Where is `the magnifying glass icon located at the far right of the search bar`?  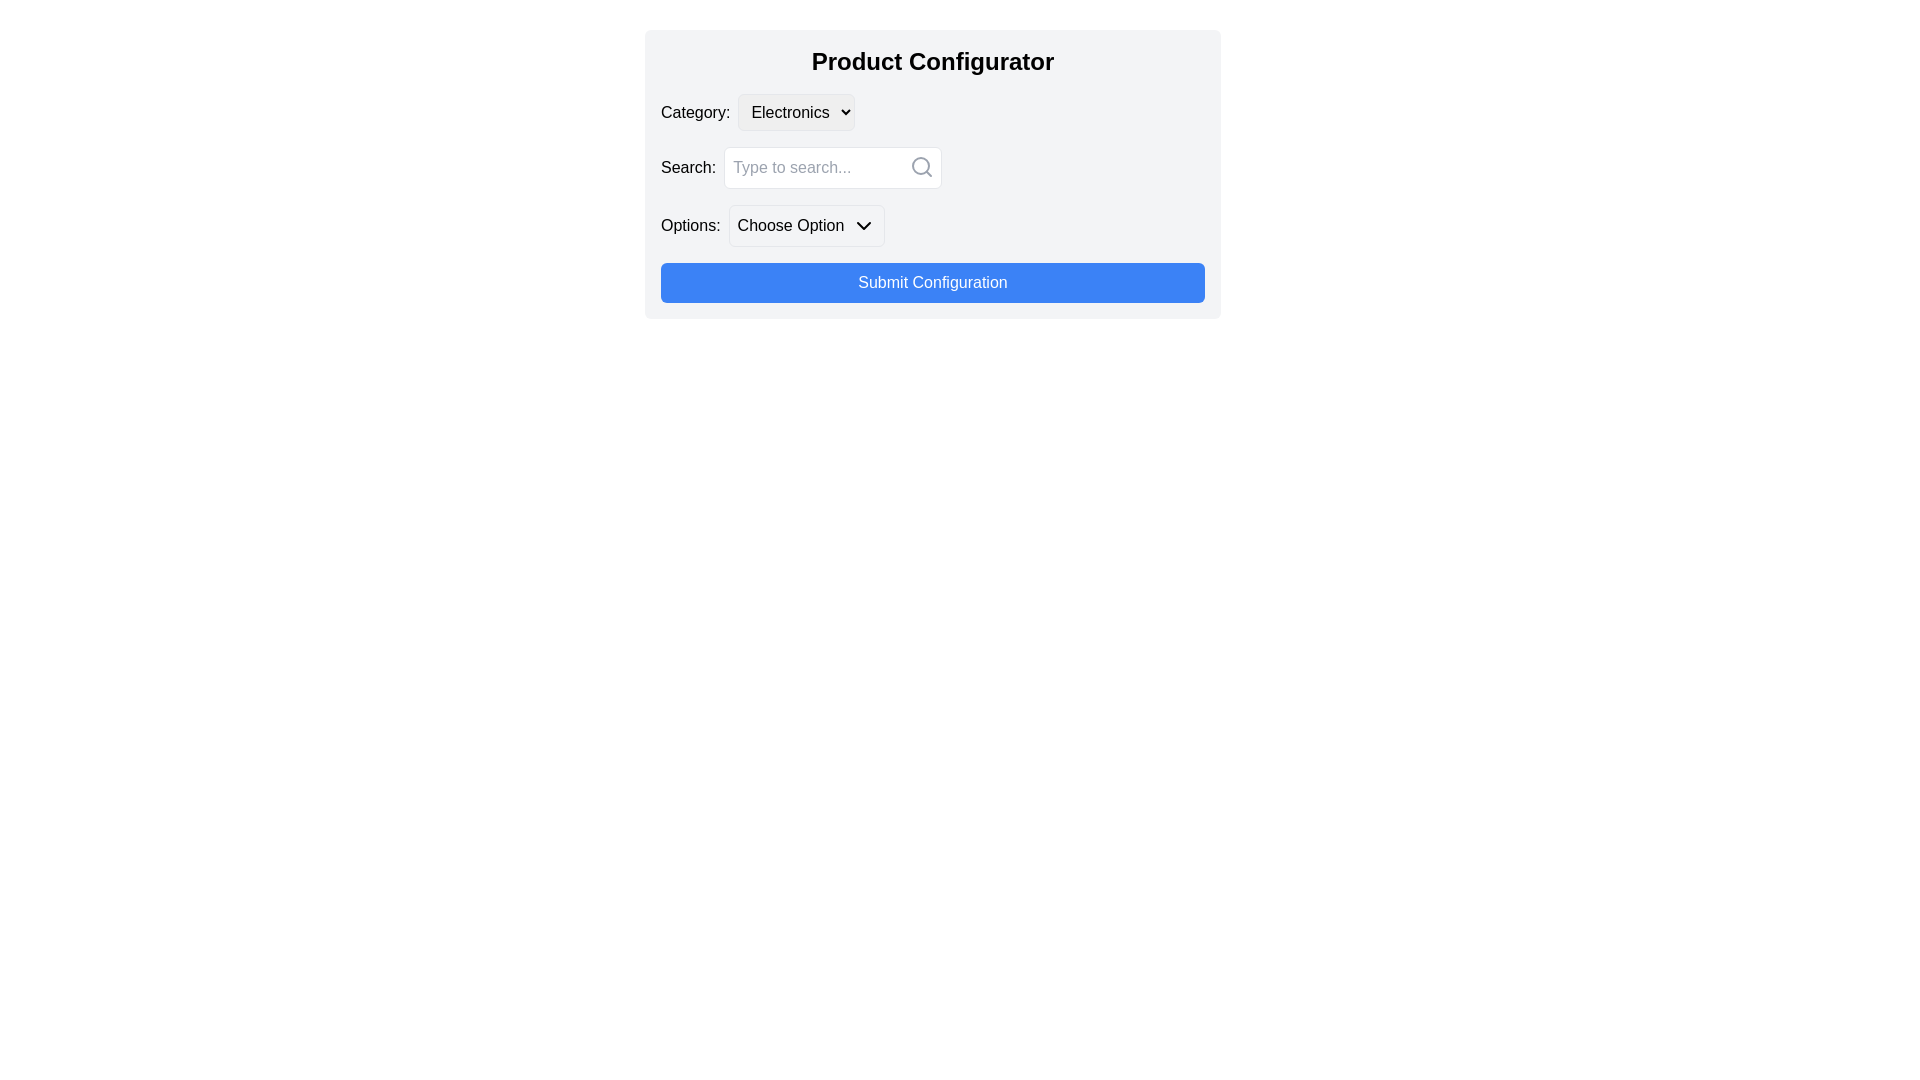
the magnifying glass icon located at the far right of the search bar is located at coordinates (920, 165).